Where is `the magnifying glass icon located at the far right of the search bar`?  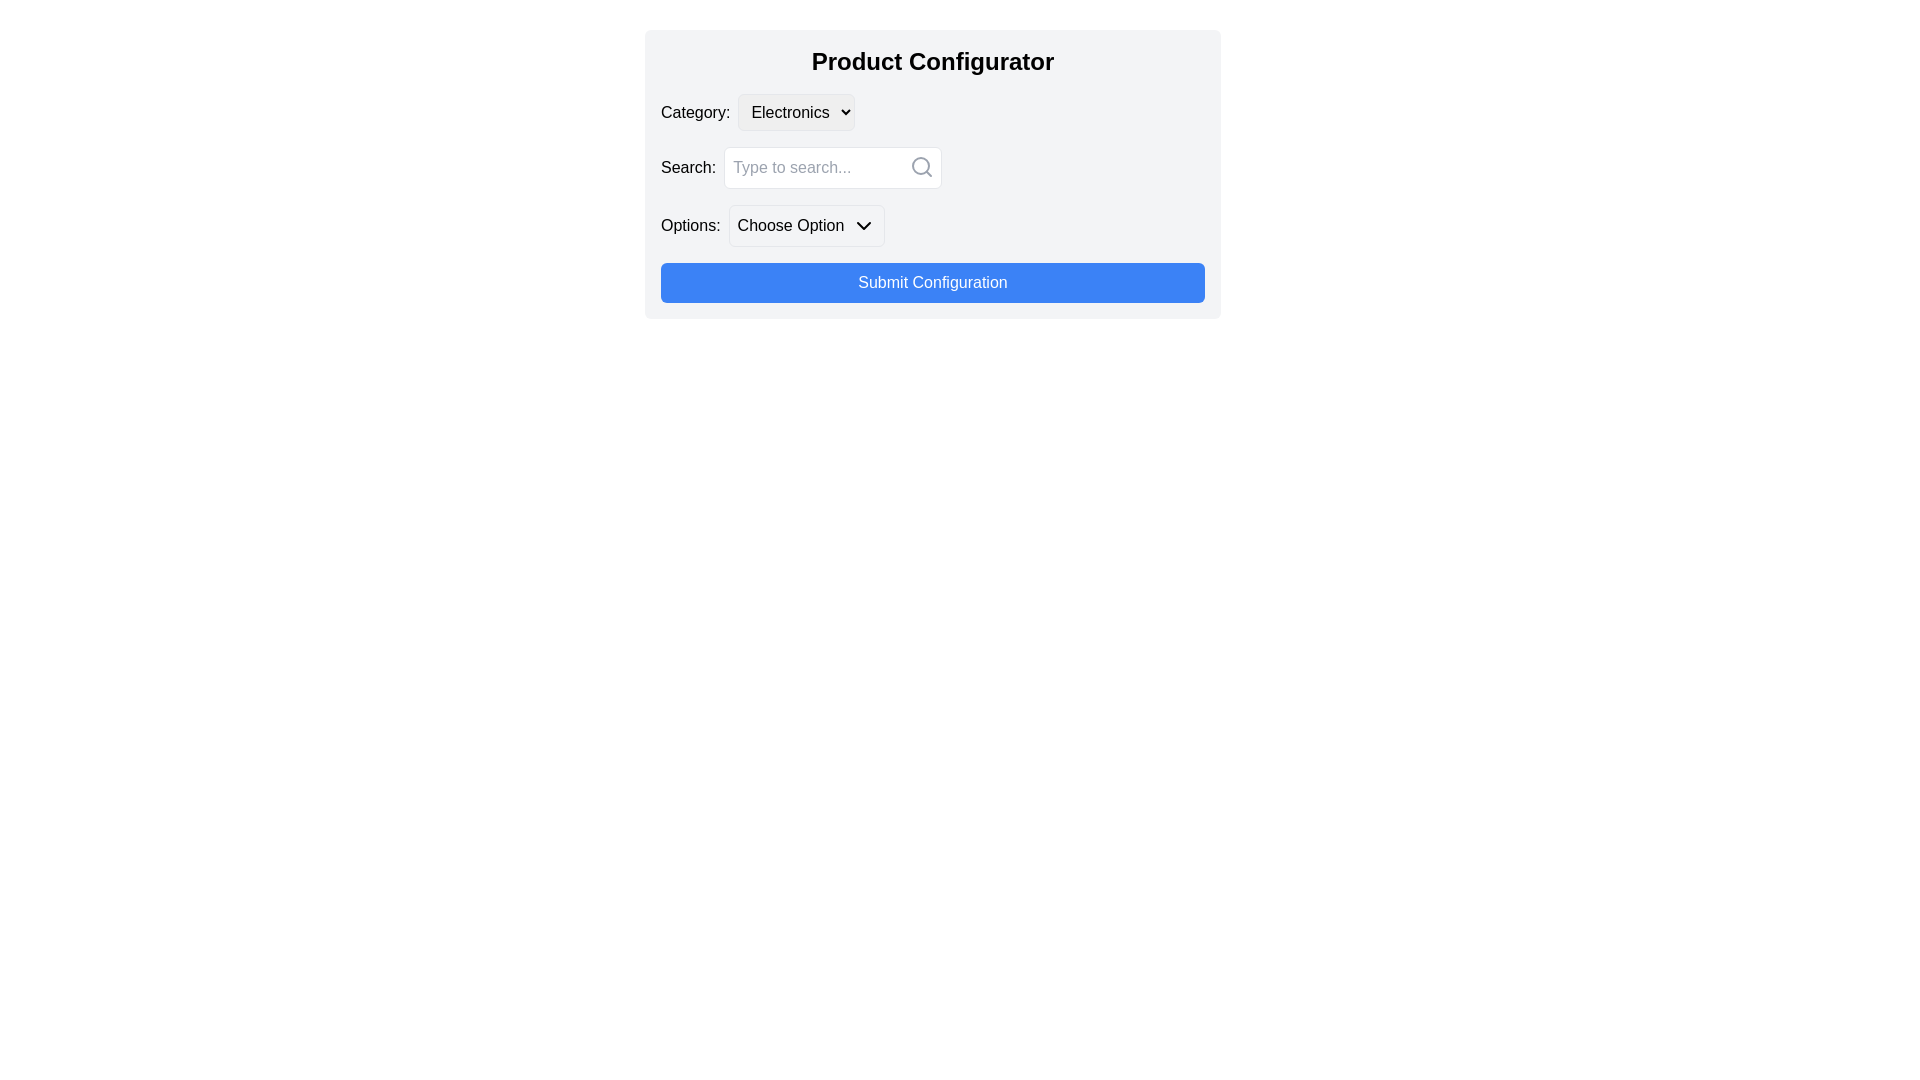
the magnifying glass icon located at the far right of the search bar is located at coordinates (920, 165).